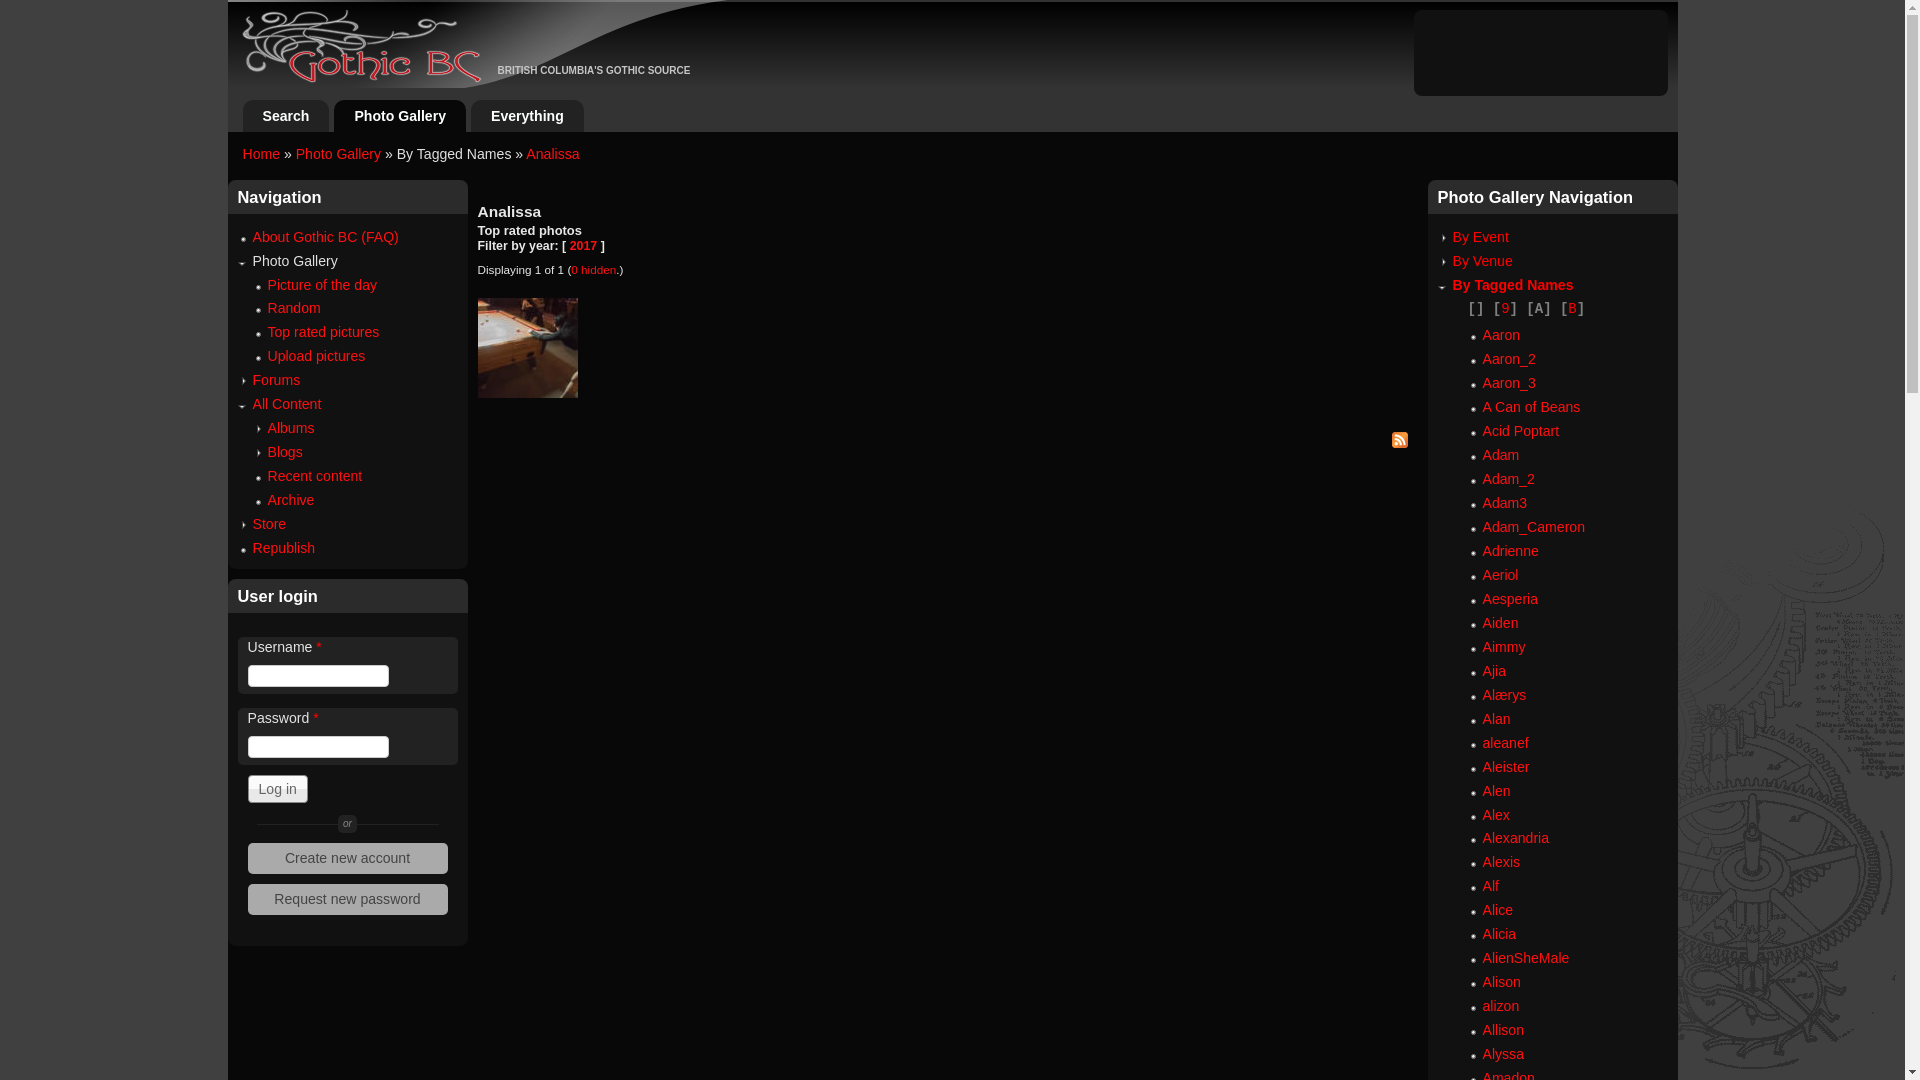 The image size is (1920, 1080). What do you see at coordinates (1508, 357) in the screenshot?
I see `'Aaron_2'` at bounding box center [1508, 357].